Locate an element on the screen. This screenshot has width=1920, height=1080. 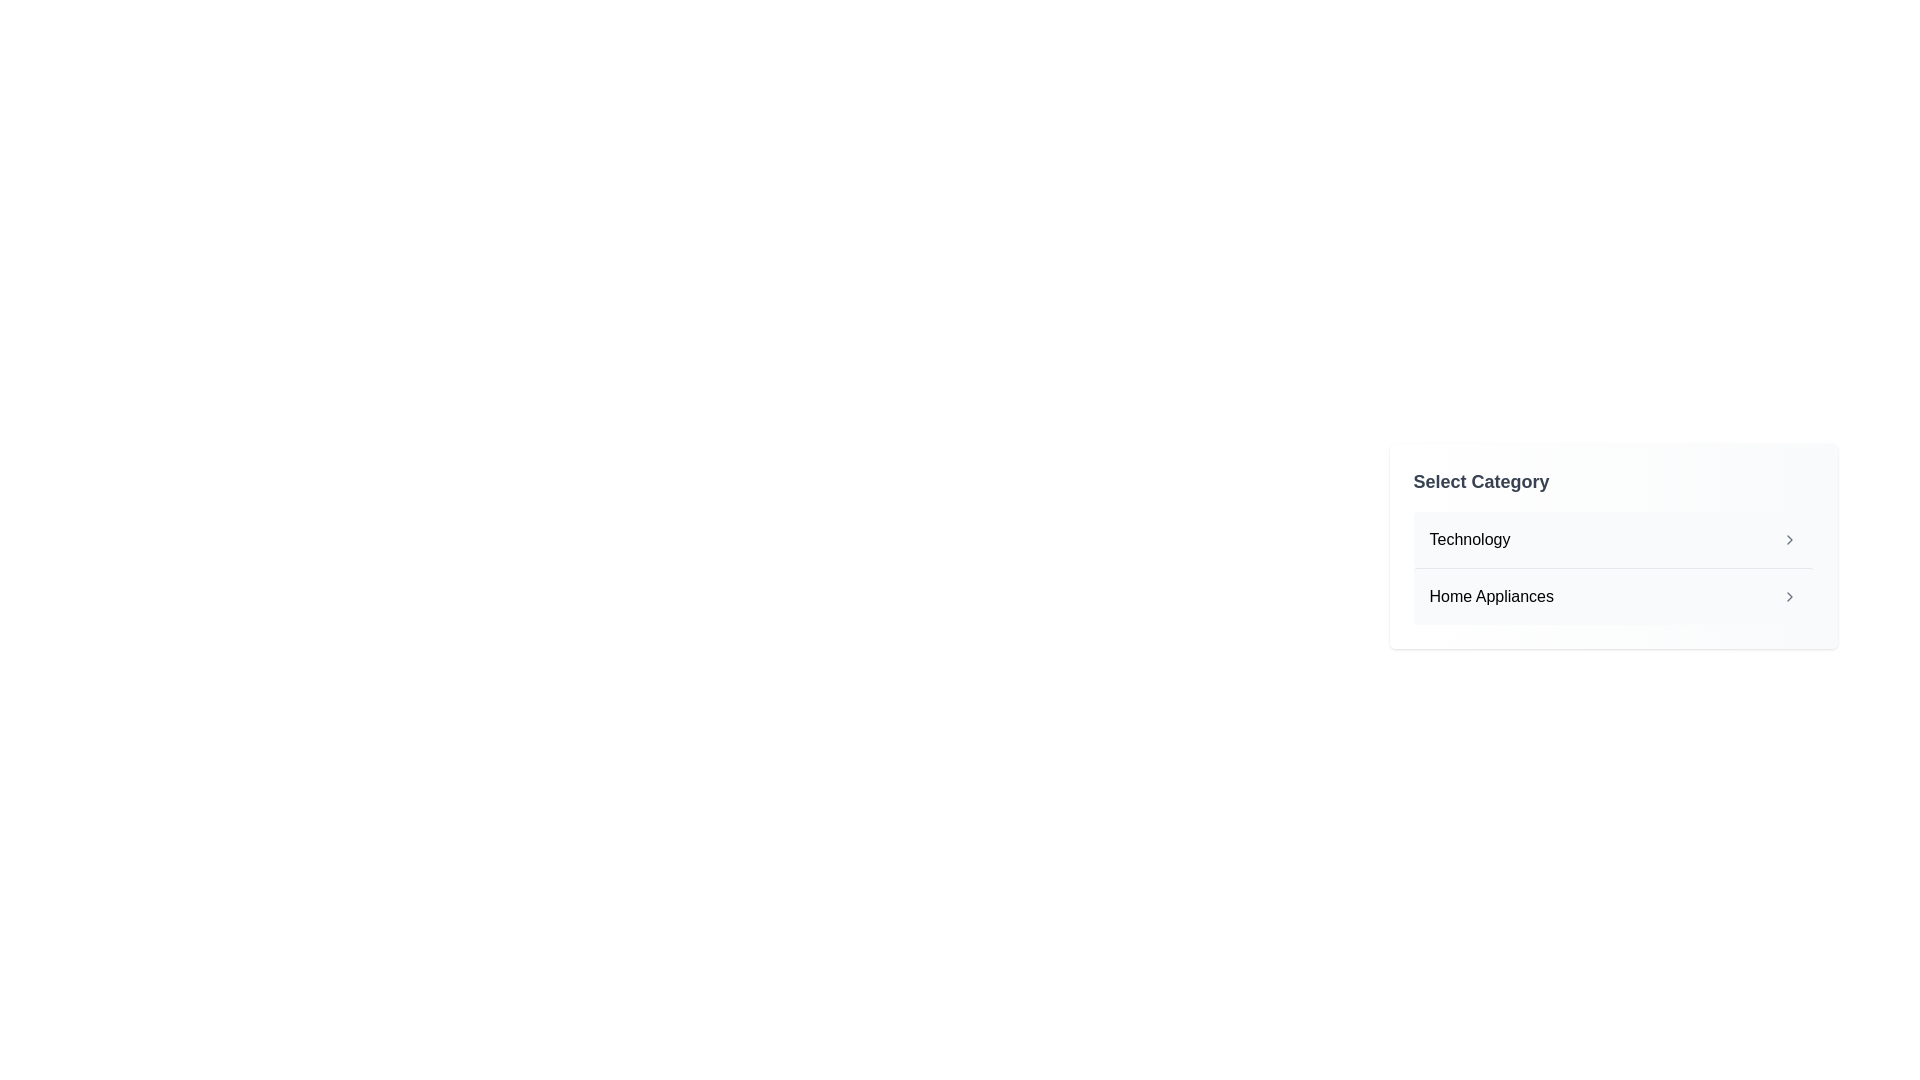
the small right-facing chevron icon, which is gray and located to the right of the 'Technology' text is located at coordinates (1789, 540).